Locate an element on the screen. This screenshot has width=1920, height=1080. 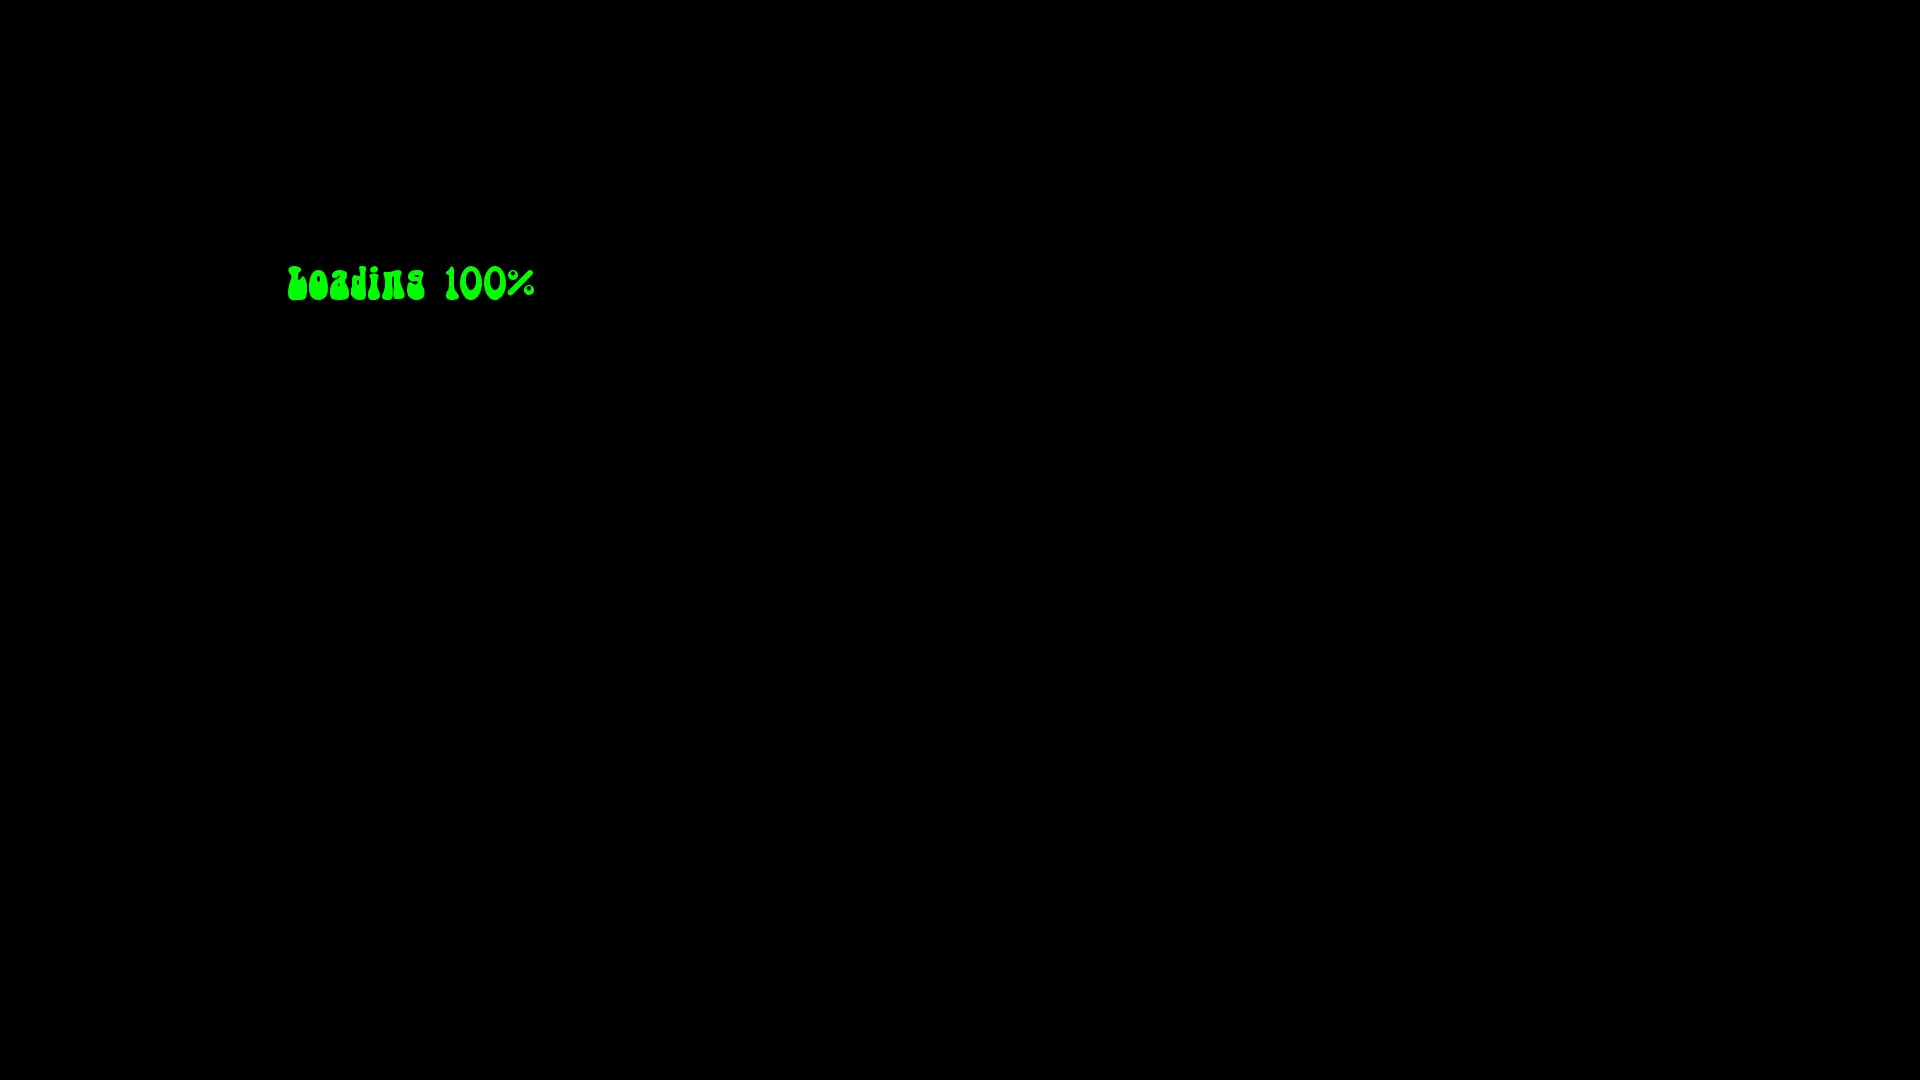
VOL + is located at coordinates (661, 379).